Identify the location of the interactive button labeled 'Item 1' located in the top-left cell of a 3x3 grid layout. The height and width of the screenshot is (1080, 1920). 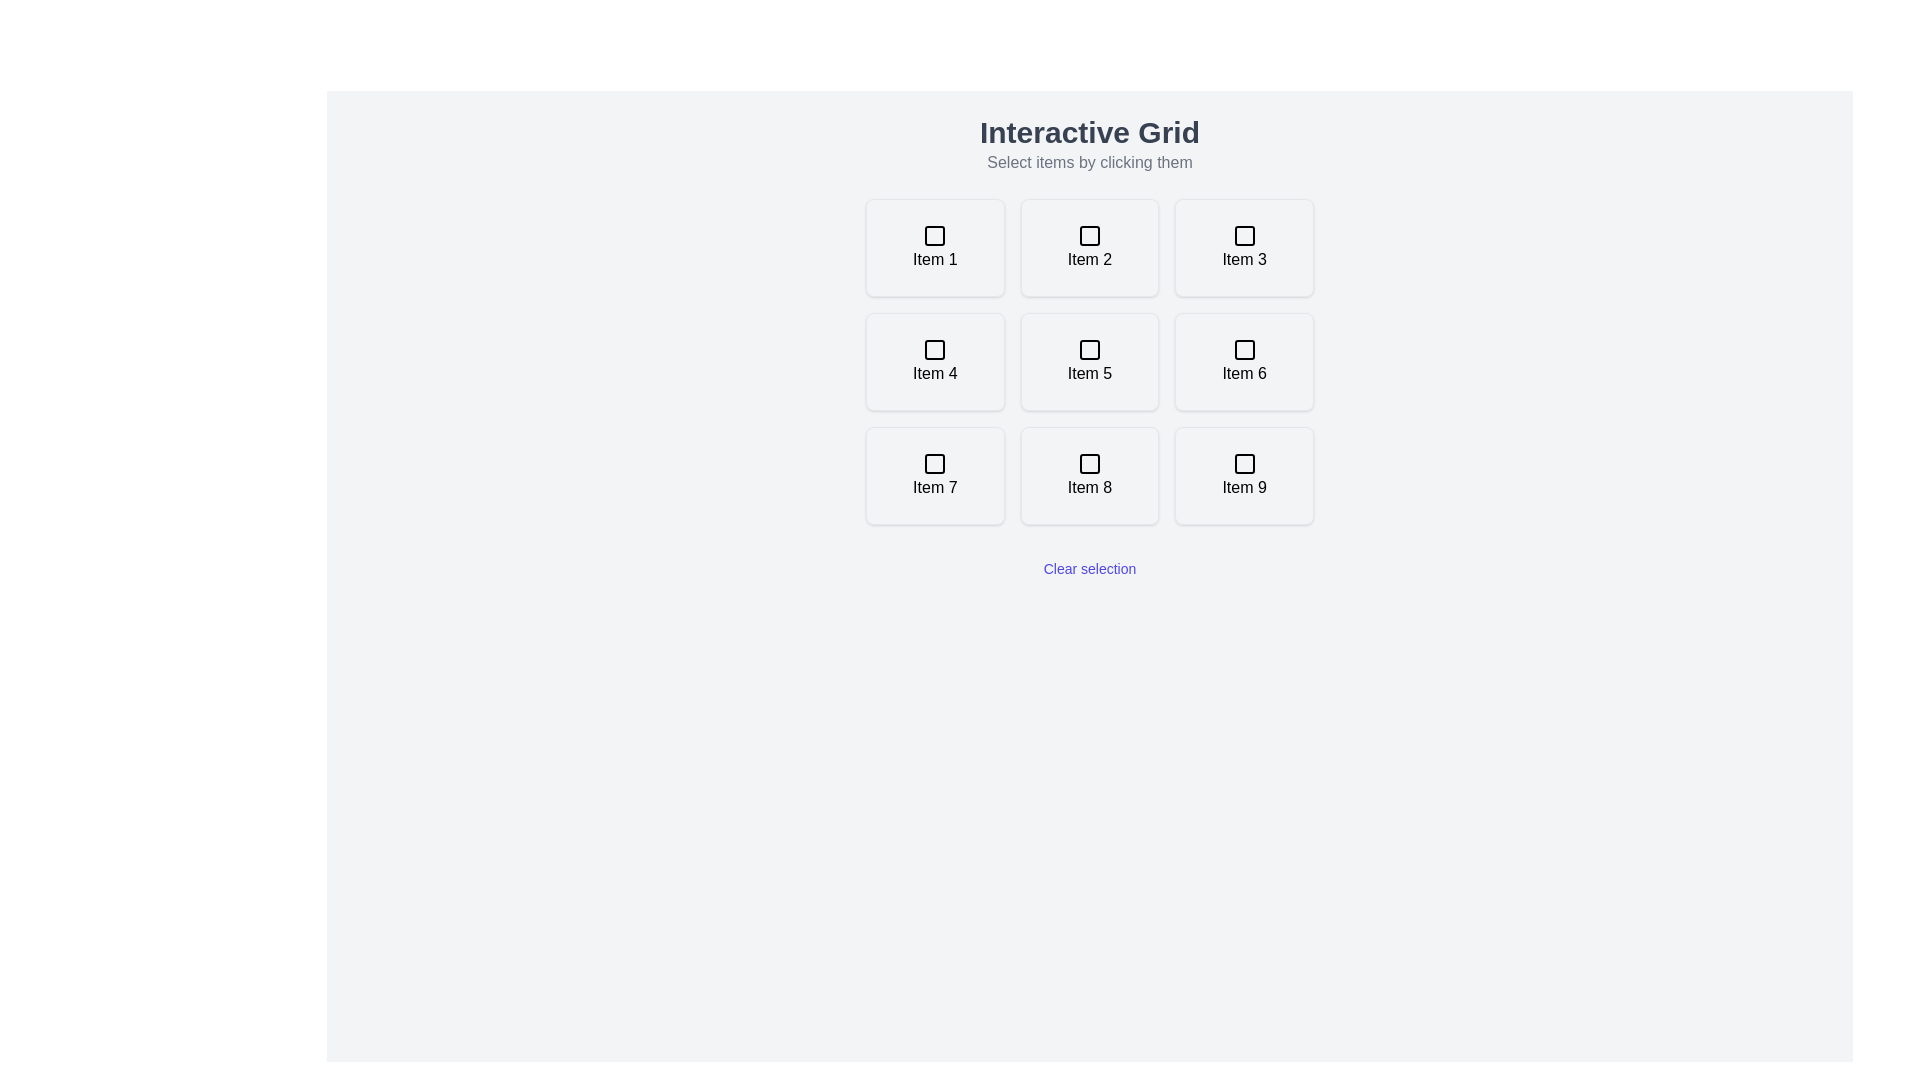
(934, 246).